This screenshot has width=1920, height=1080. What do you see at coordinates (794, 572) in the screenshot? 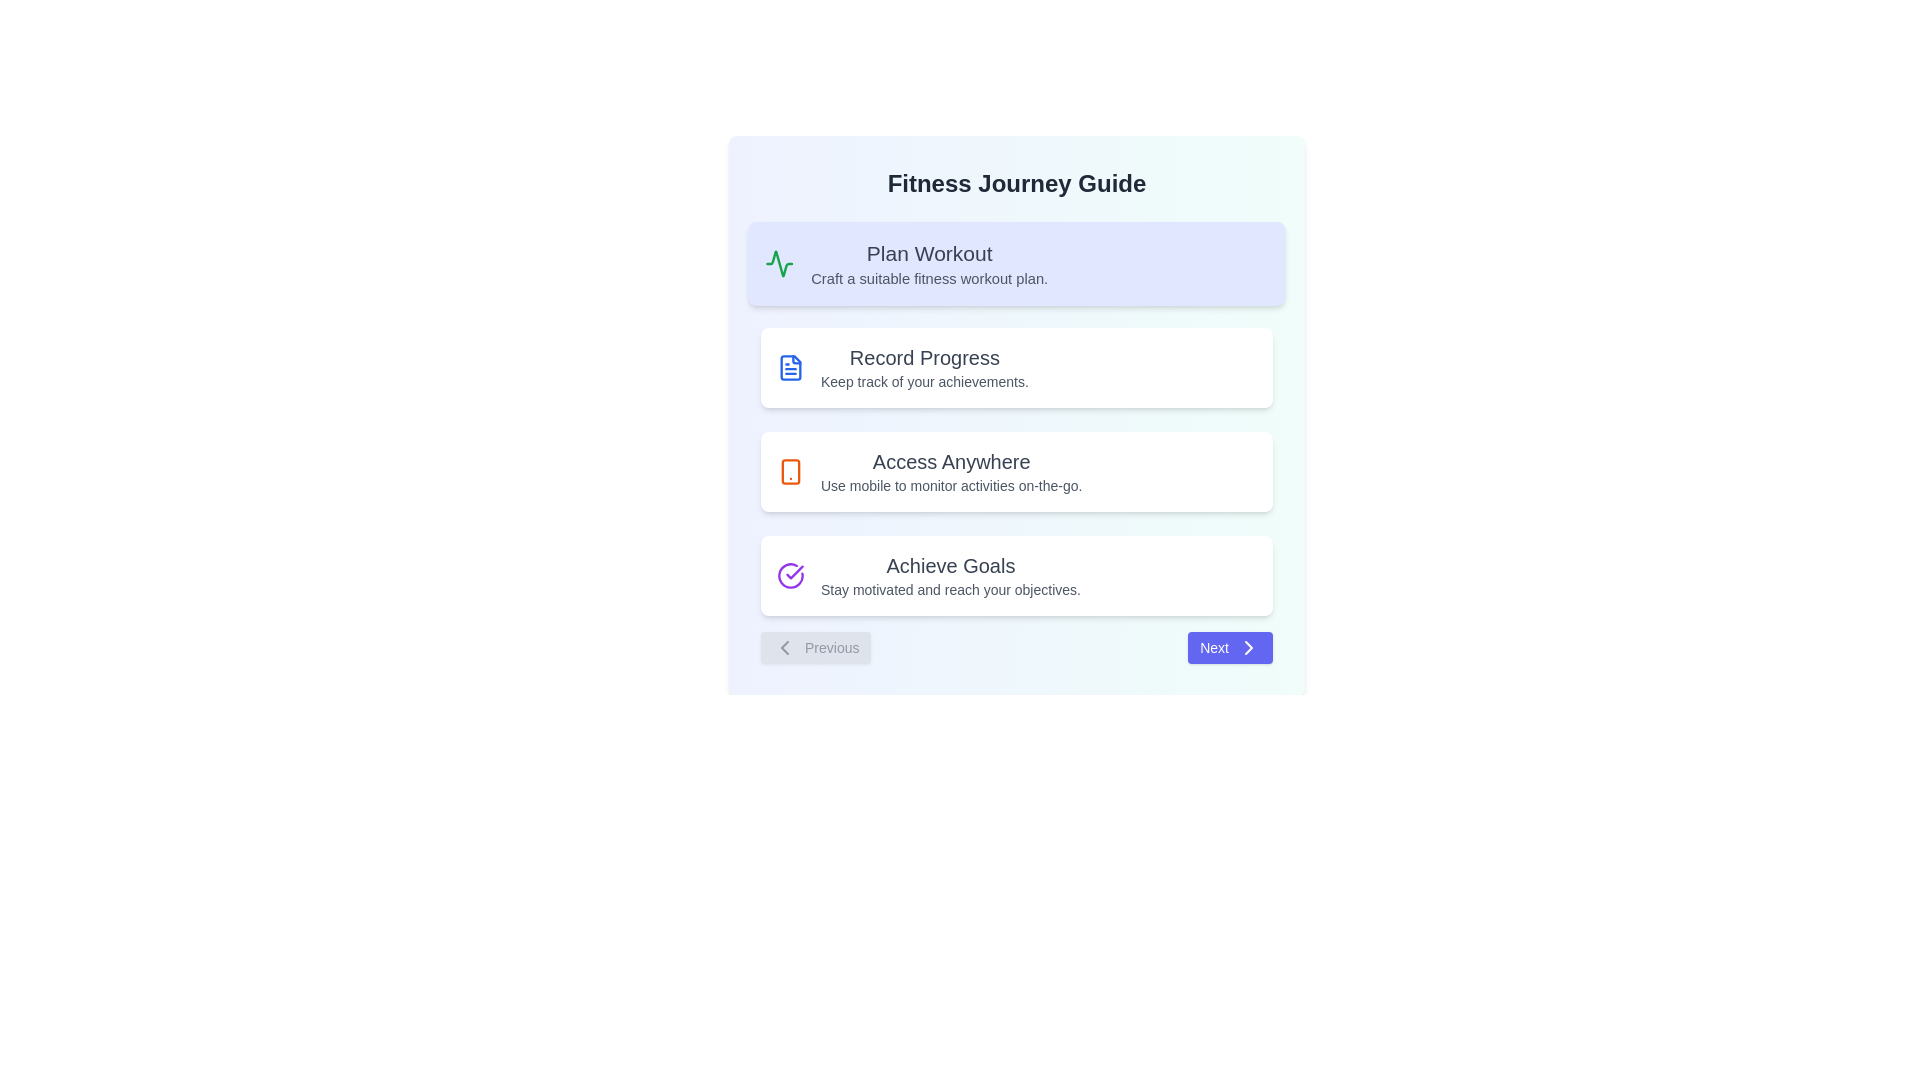
I see `the completed task indicator icon, which is a circular graphic located to the left of the 'Achieve Goals' label on the fourth row of the list` at bounding box center [794, 572].